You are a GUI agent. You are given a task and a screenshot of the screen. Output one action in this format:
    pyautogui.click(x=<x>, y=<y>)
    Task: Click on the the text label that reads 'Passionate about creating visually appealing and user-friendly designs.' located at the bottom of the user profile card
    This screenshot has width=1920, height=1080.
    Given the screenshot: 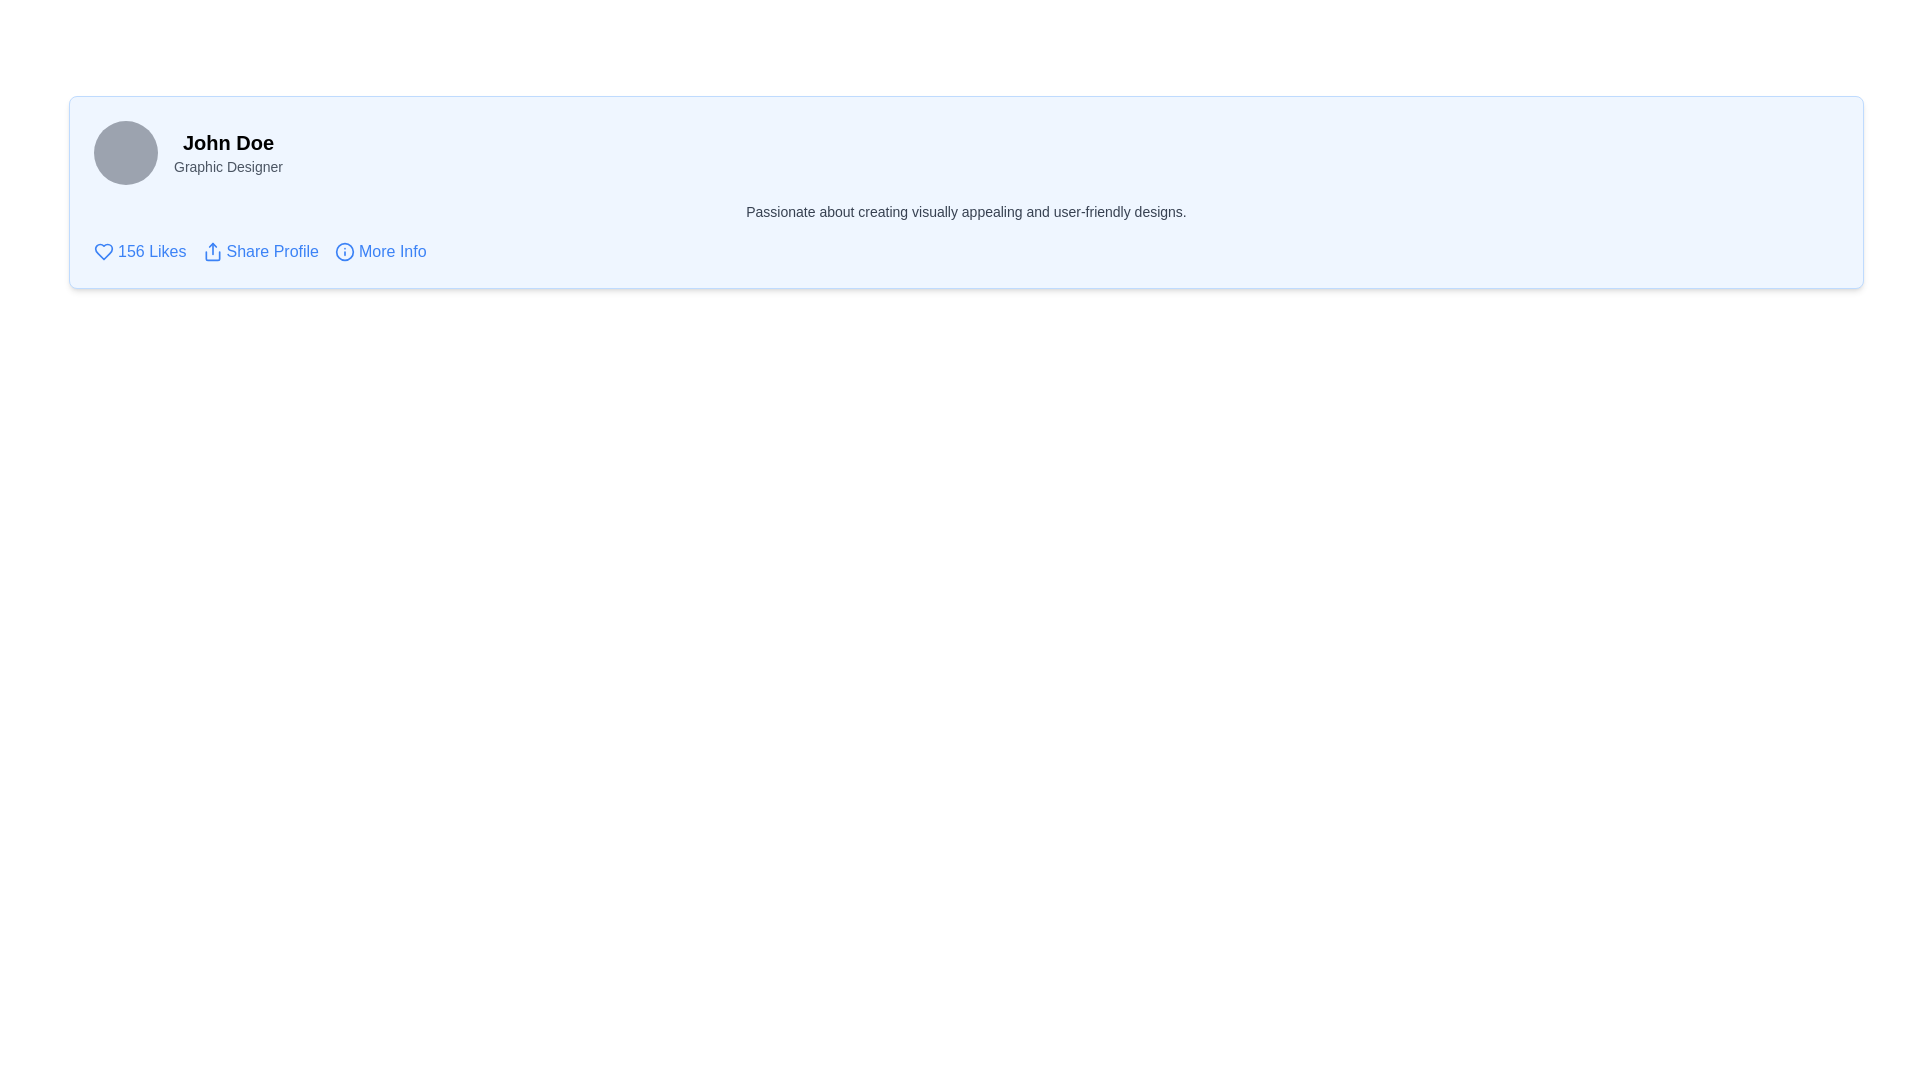 What is the action you would take?
    pyautogui.click(x=966, y=212)
    